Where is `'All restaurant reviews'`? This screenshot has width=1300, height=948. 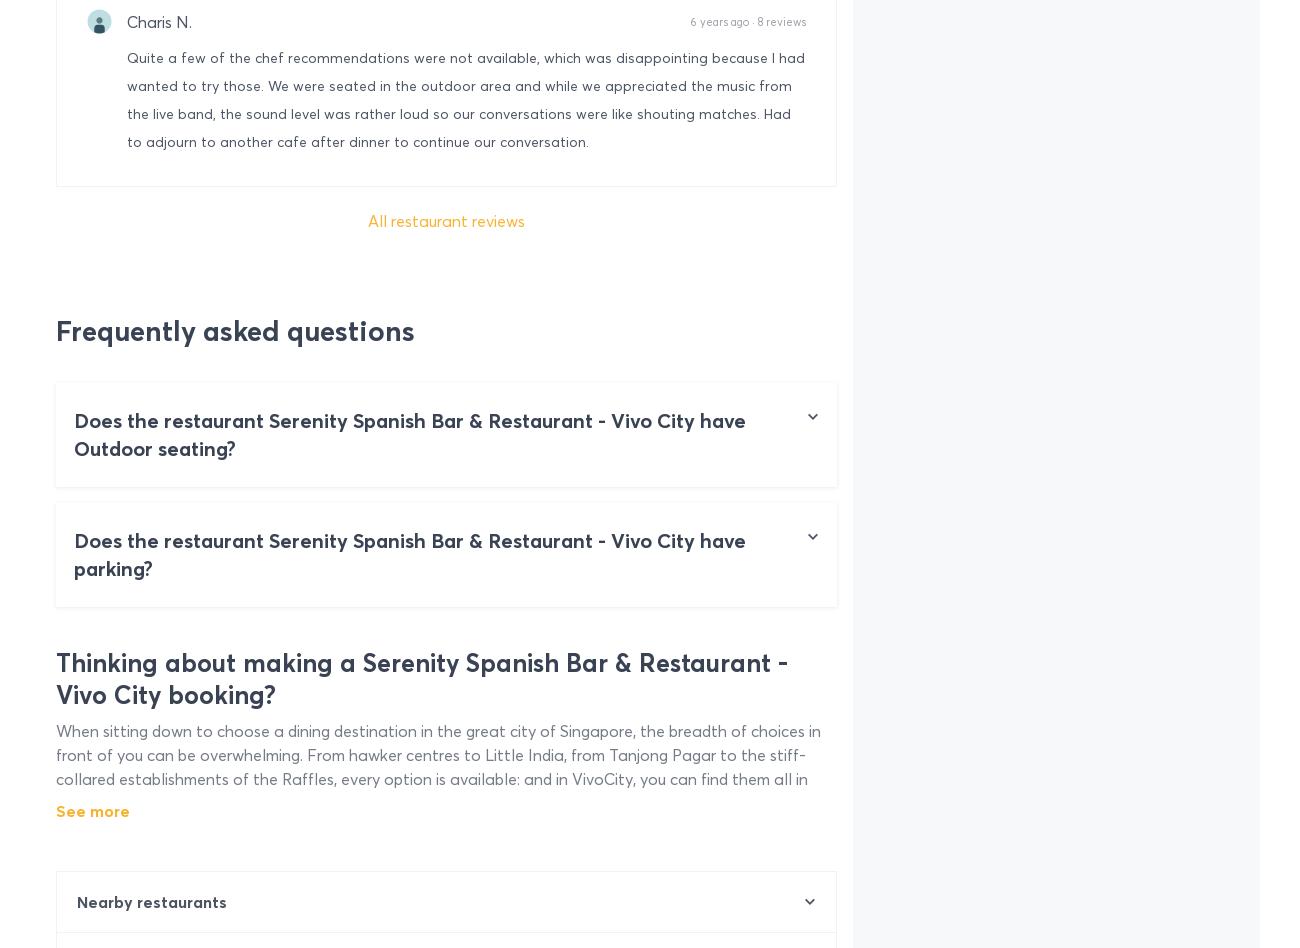 'All restaurant reviews' is located at coordinates (445, 219).